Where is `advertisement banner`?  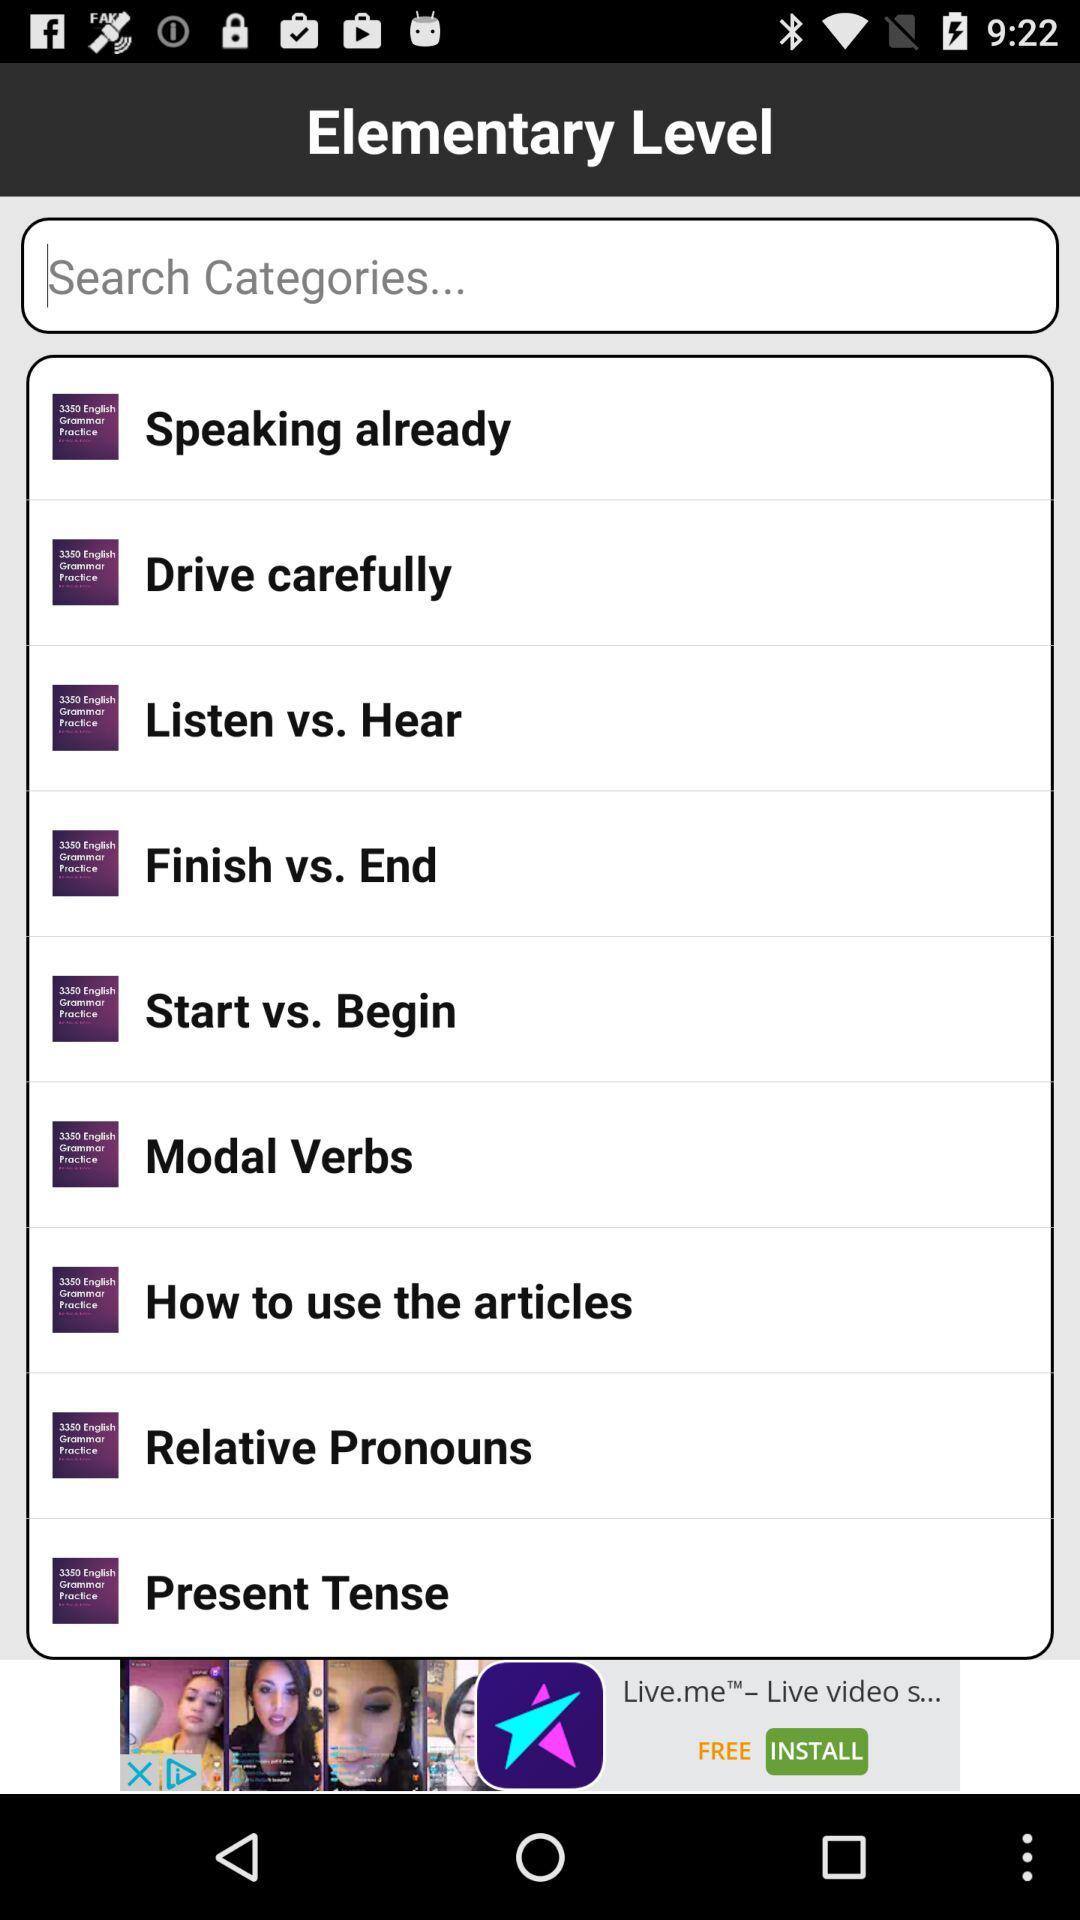 advertisement banner is located at coordinates (540, 1724).